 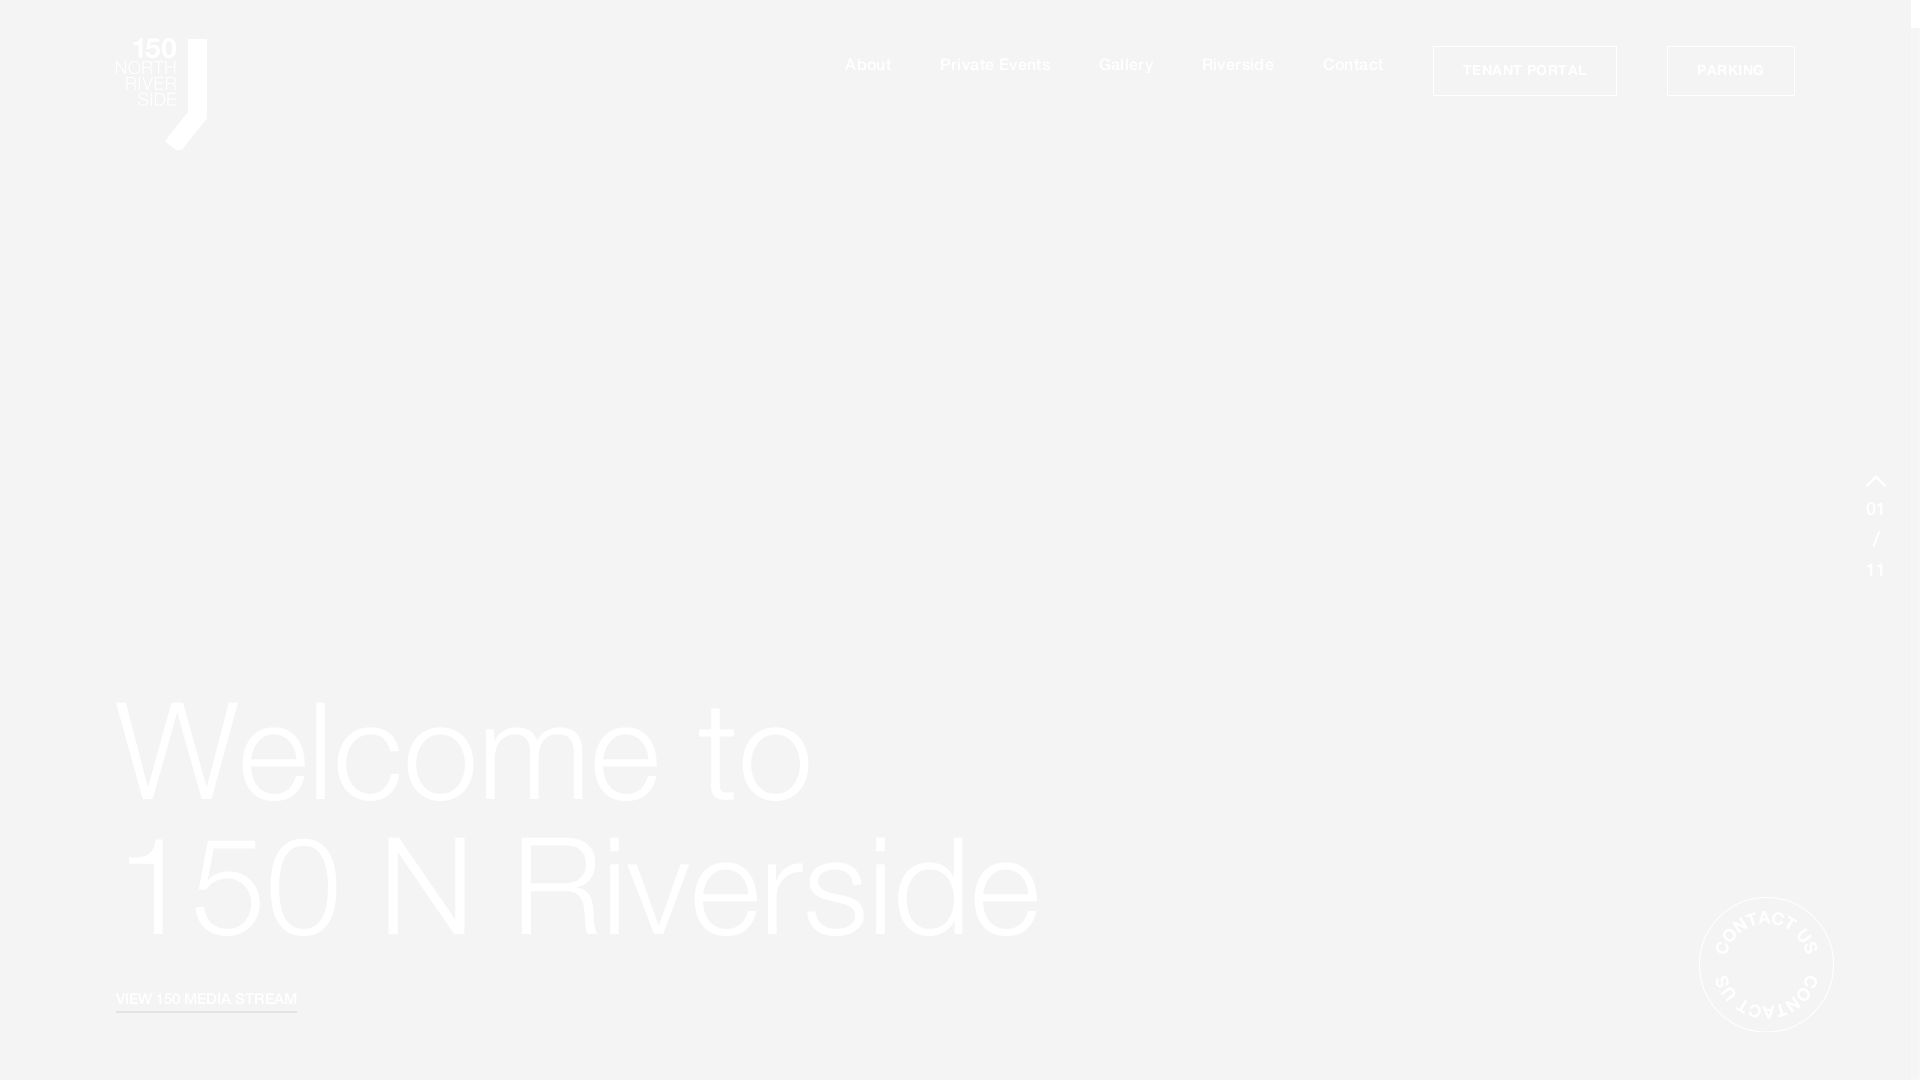 What do you see at coordinates (206, 999) in the screenshot?
I see `'VIEW 150 MEDIA STREAM'` at bounding box center [206, 999].